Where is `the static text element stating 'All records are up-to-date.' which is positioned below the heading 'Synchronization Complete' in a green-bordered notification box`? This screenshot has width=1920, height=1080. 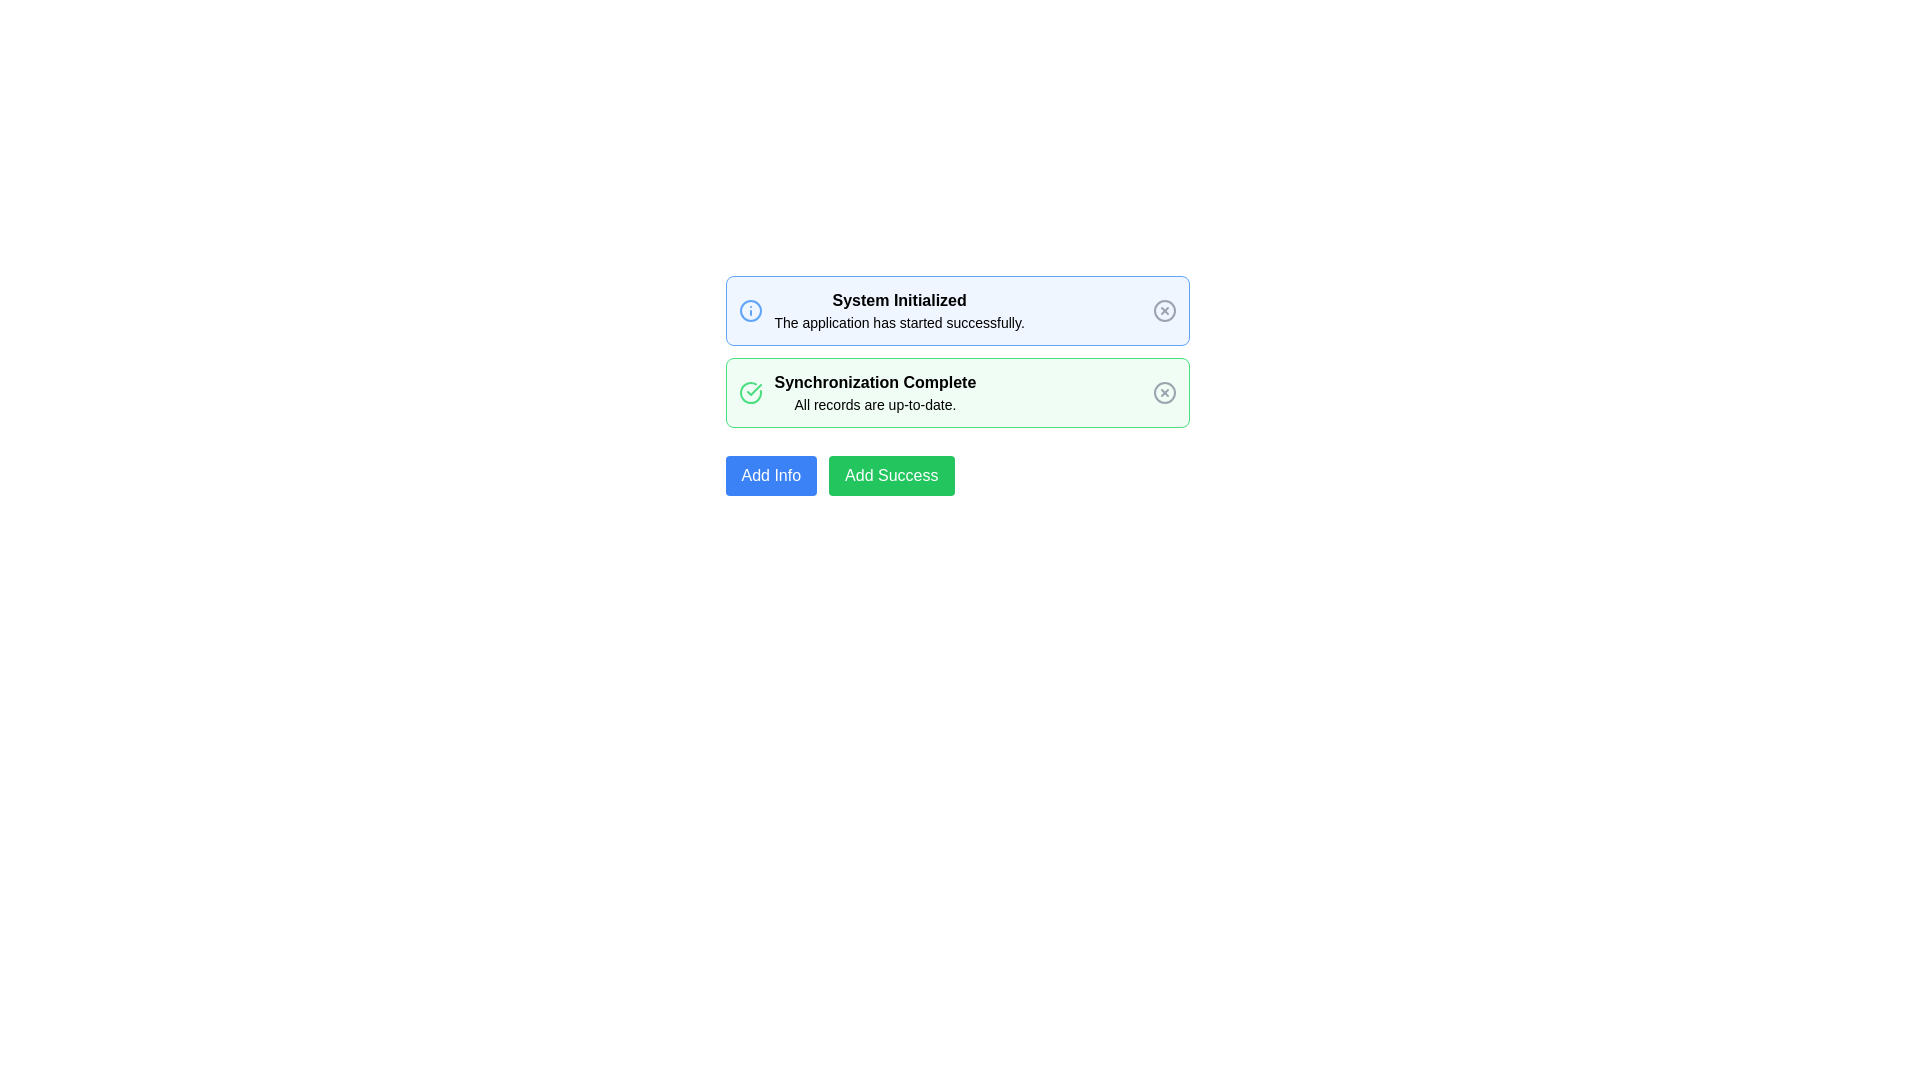 the static text element stating 'All records are up-to-date.' which is positioned below the heading 'Synchronization Complete' in a green-bordered notification box is located at coordinates (875, 405).